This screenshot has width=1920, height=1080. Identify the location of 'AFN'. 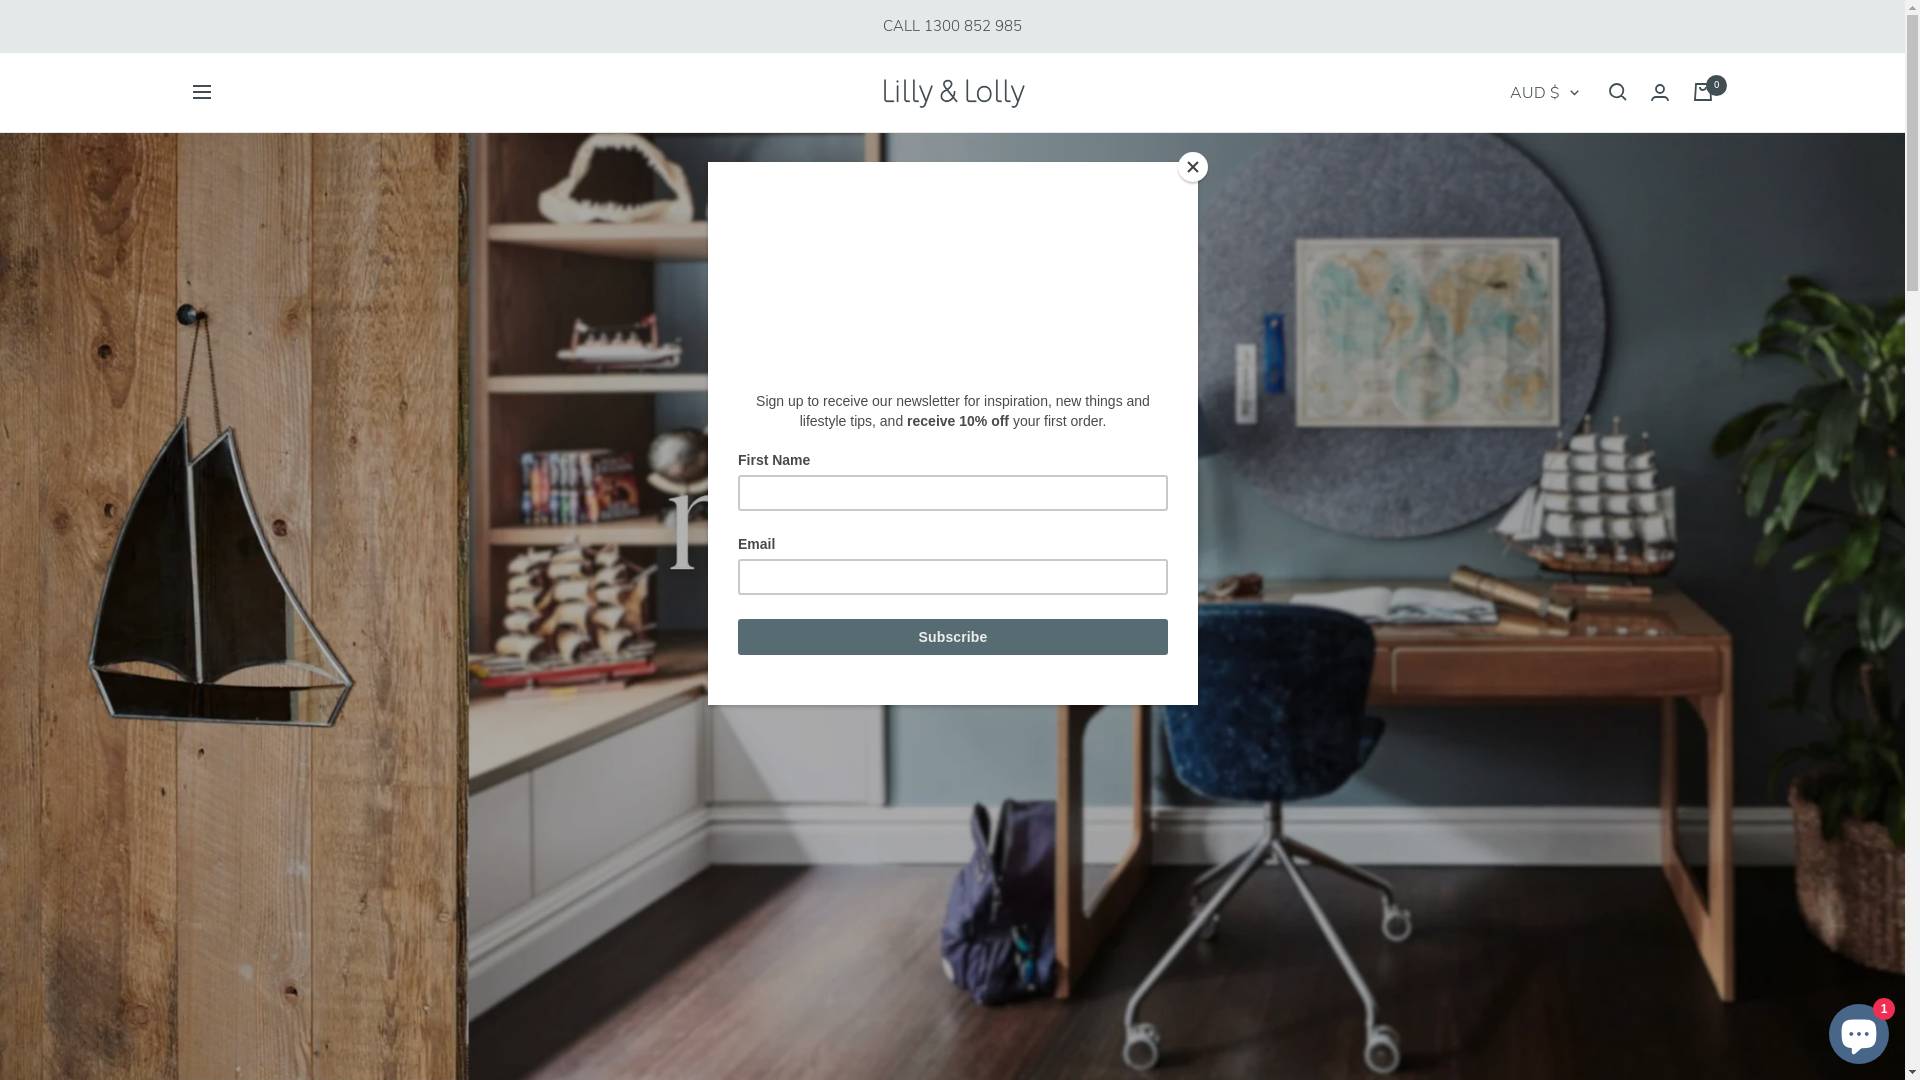
(1521, 200).